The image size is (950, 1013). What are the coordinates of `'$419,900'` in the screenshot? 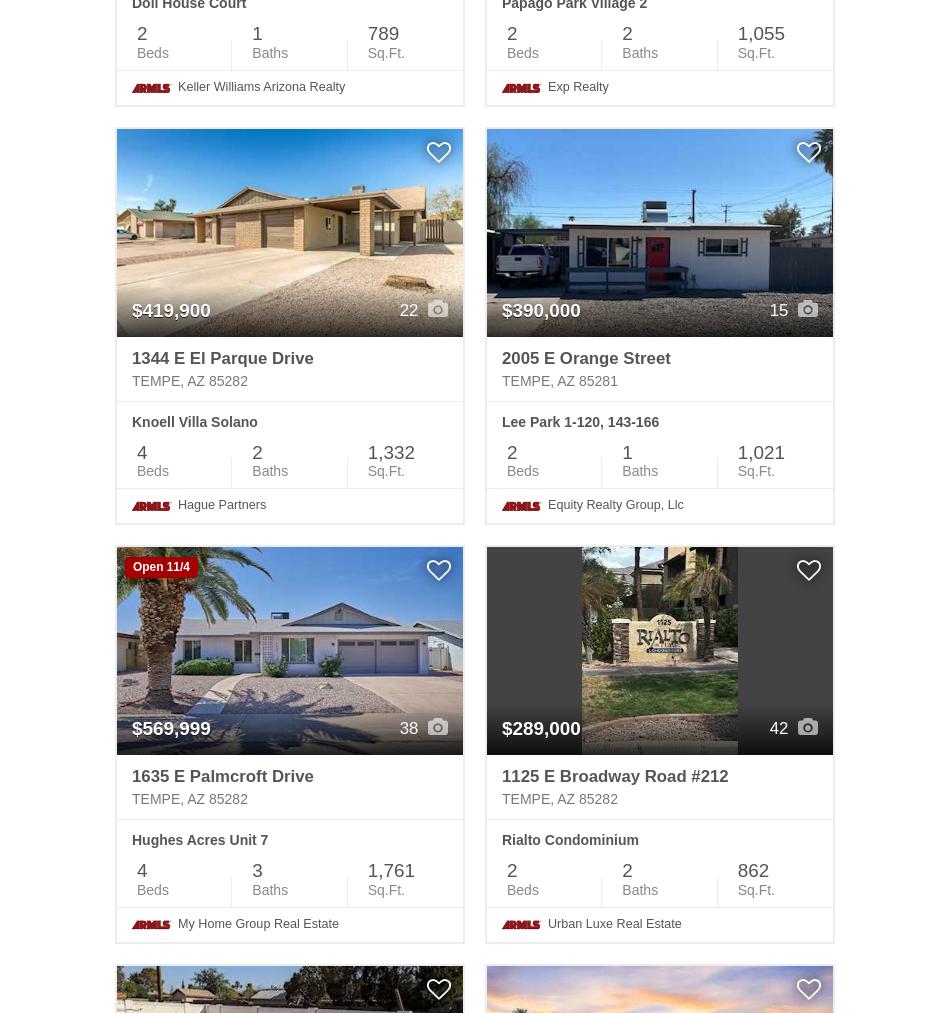 It's located at (171, 309).